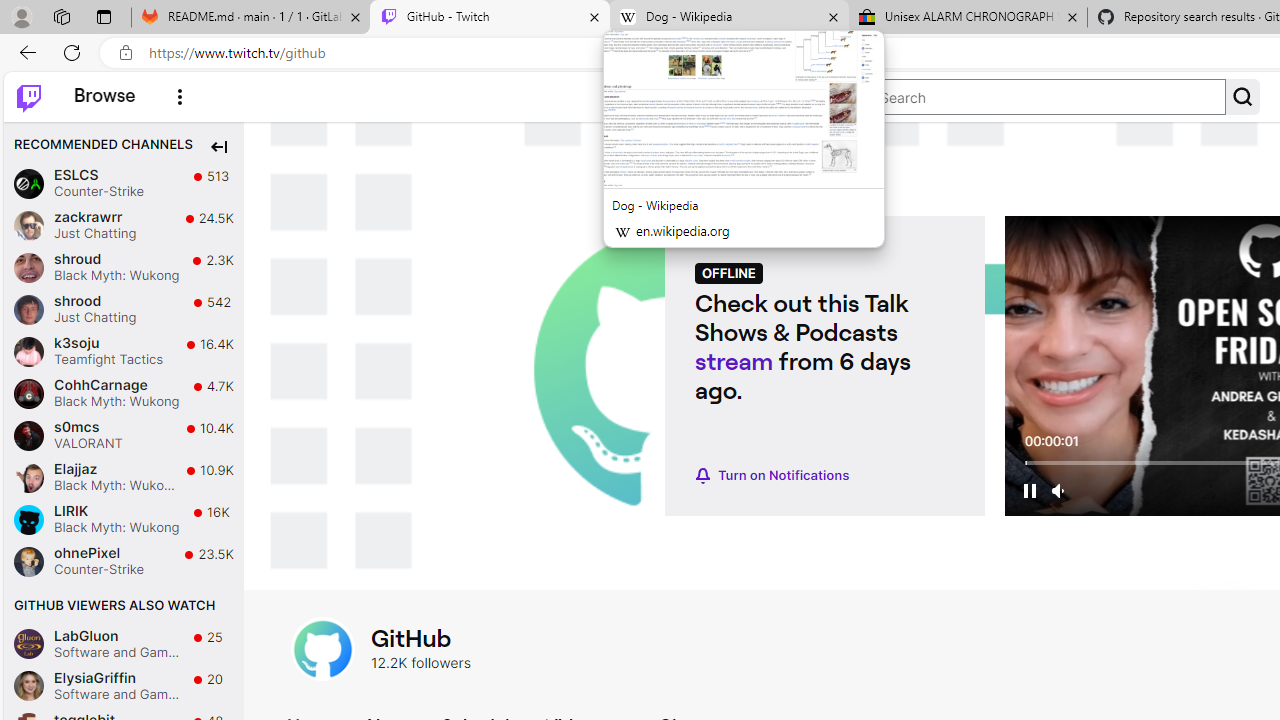 Image resolution: width=1280 pixels, height=720 pixels. What do you see at coordinates (733, 360) in the screenshot?
I see `'stream'` at bounding box center [733, 360].